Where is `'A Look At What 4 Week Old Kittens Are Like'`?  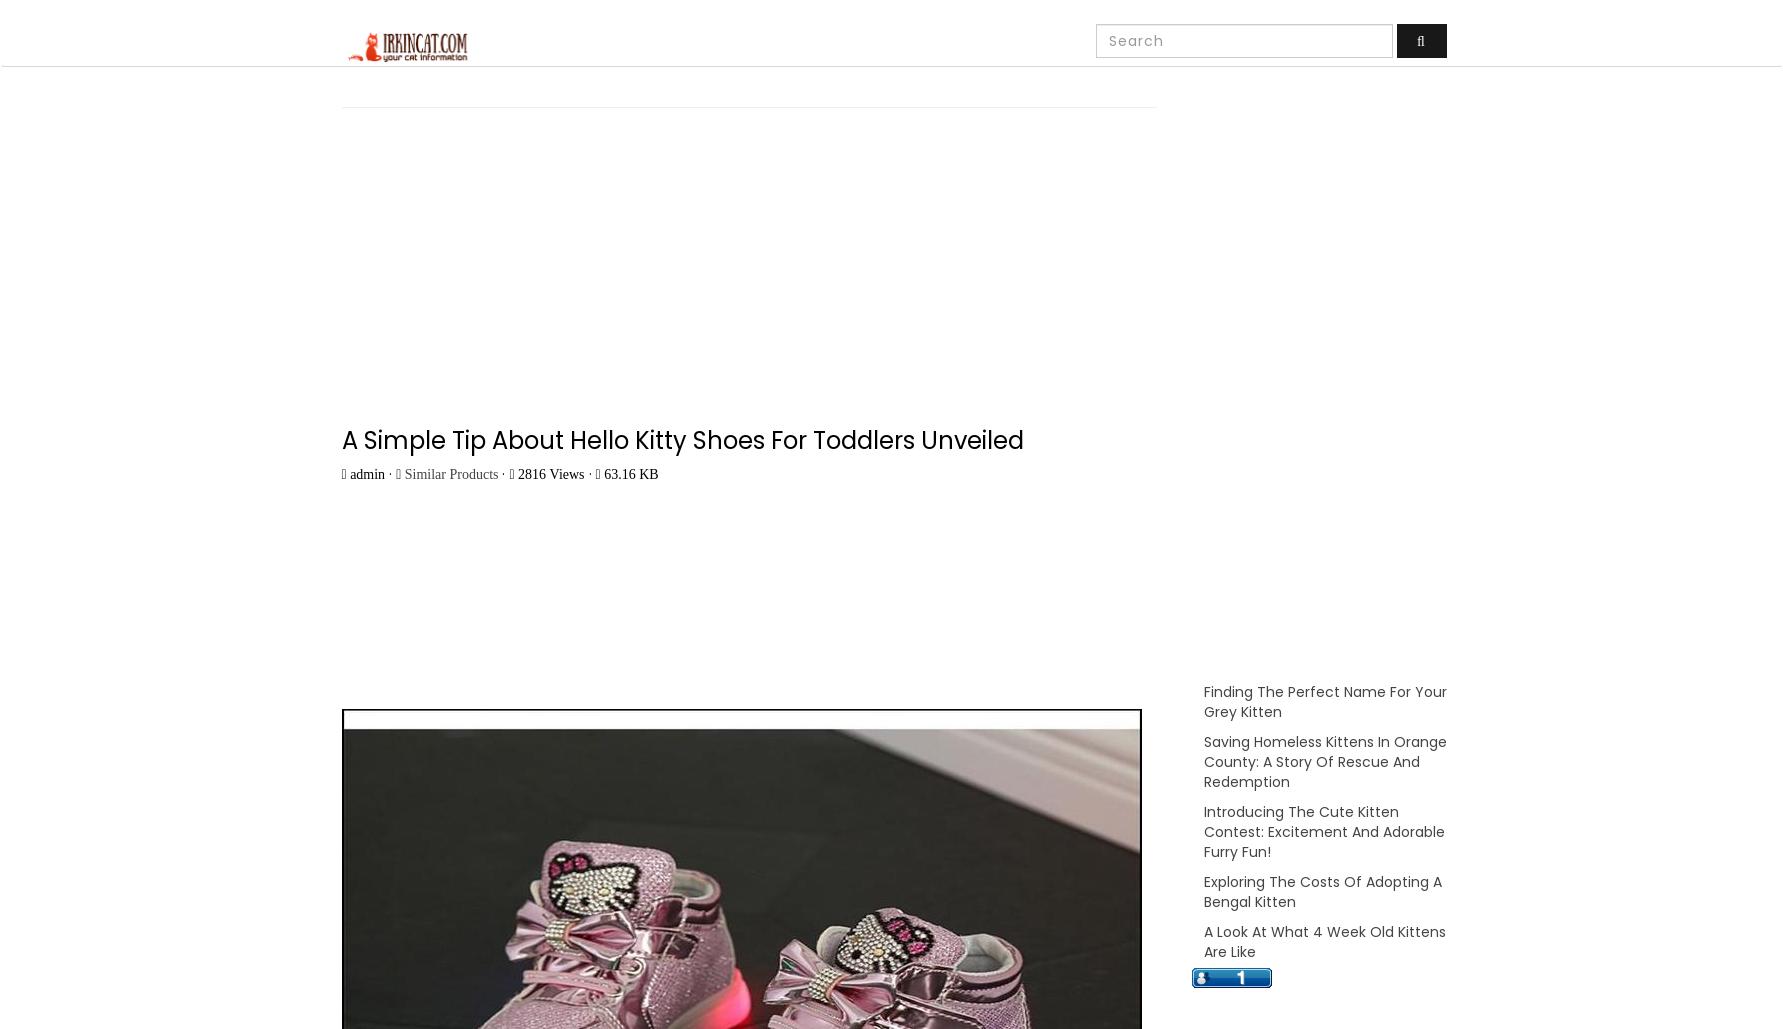
'A Look At What 4 Week Old Kittens Are Like' is located at coordinates (1323, 942).